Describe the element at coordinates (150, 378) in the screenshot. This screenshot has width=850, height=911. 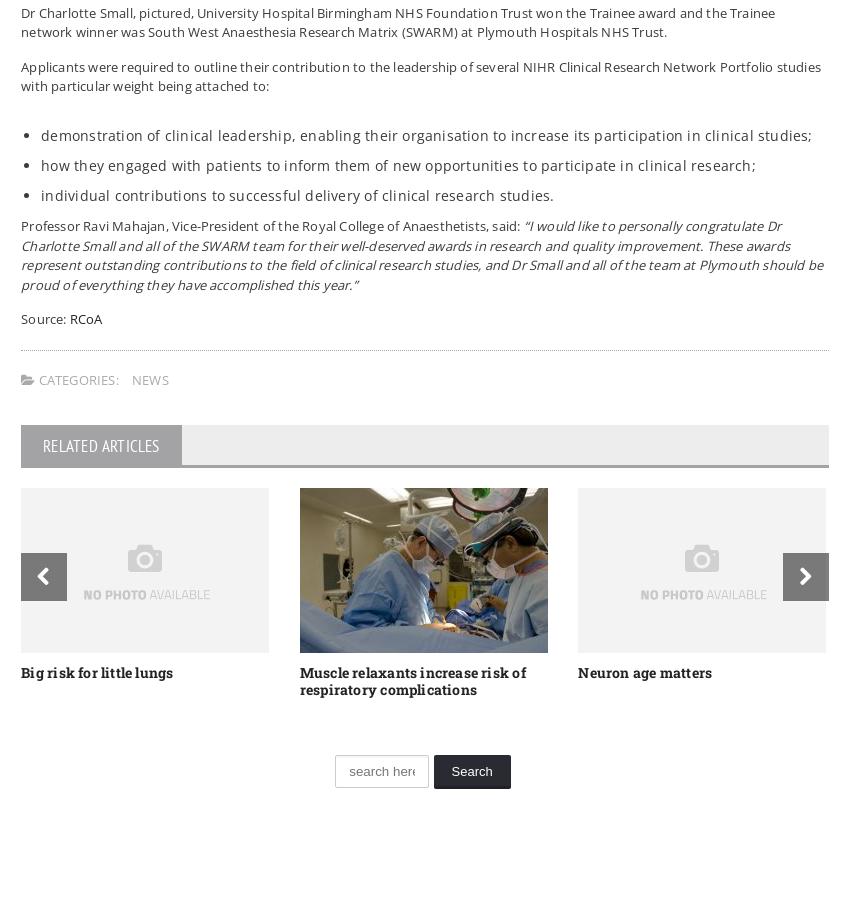
I see `'NEWS'` at that location.